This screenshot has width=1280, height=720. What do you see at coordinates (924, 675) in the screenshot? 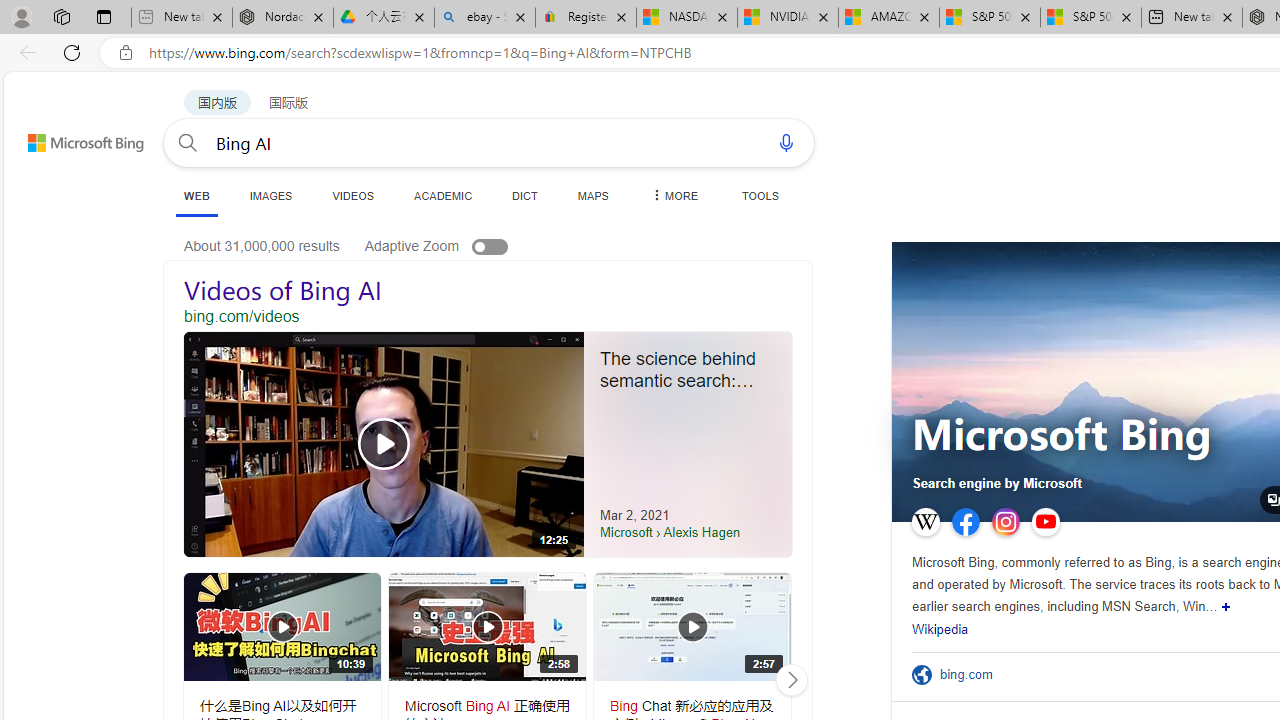
I see `'Official Site'` at bounding box center [924, 675].